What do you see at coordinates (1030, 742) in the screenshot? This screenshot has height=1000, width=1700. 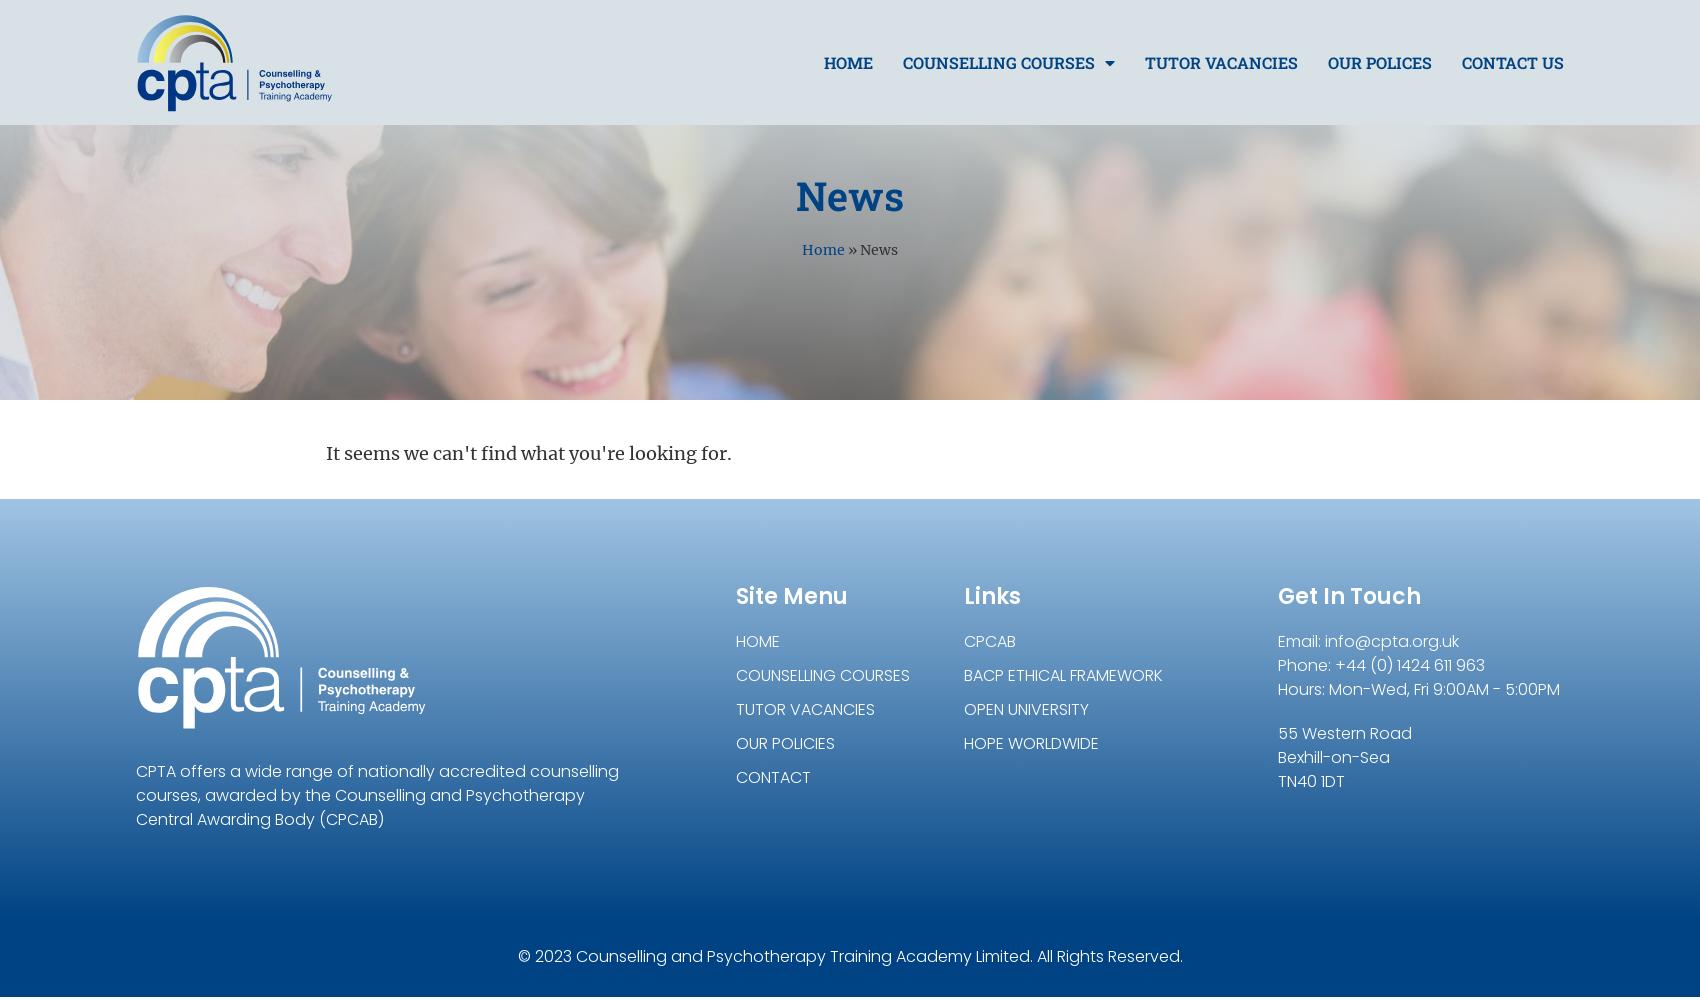 I see `'HOPE WORLDWIDE'` at bounding box center [1030, 742].